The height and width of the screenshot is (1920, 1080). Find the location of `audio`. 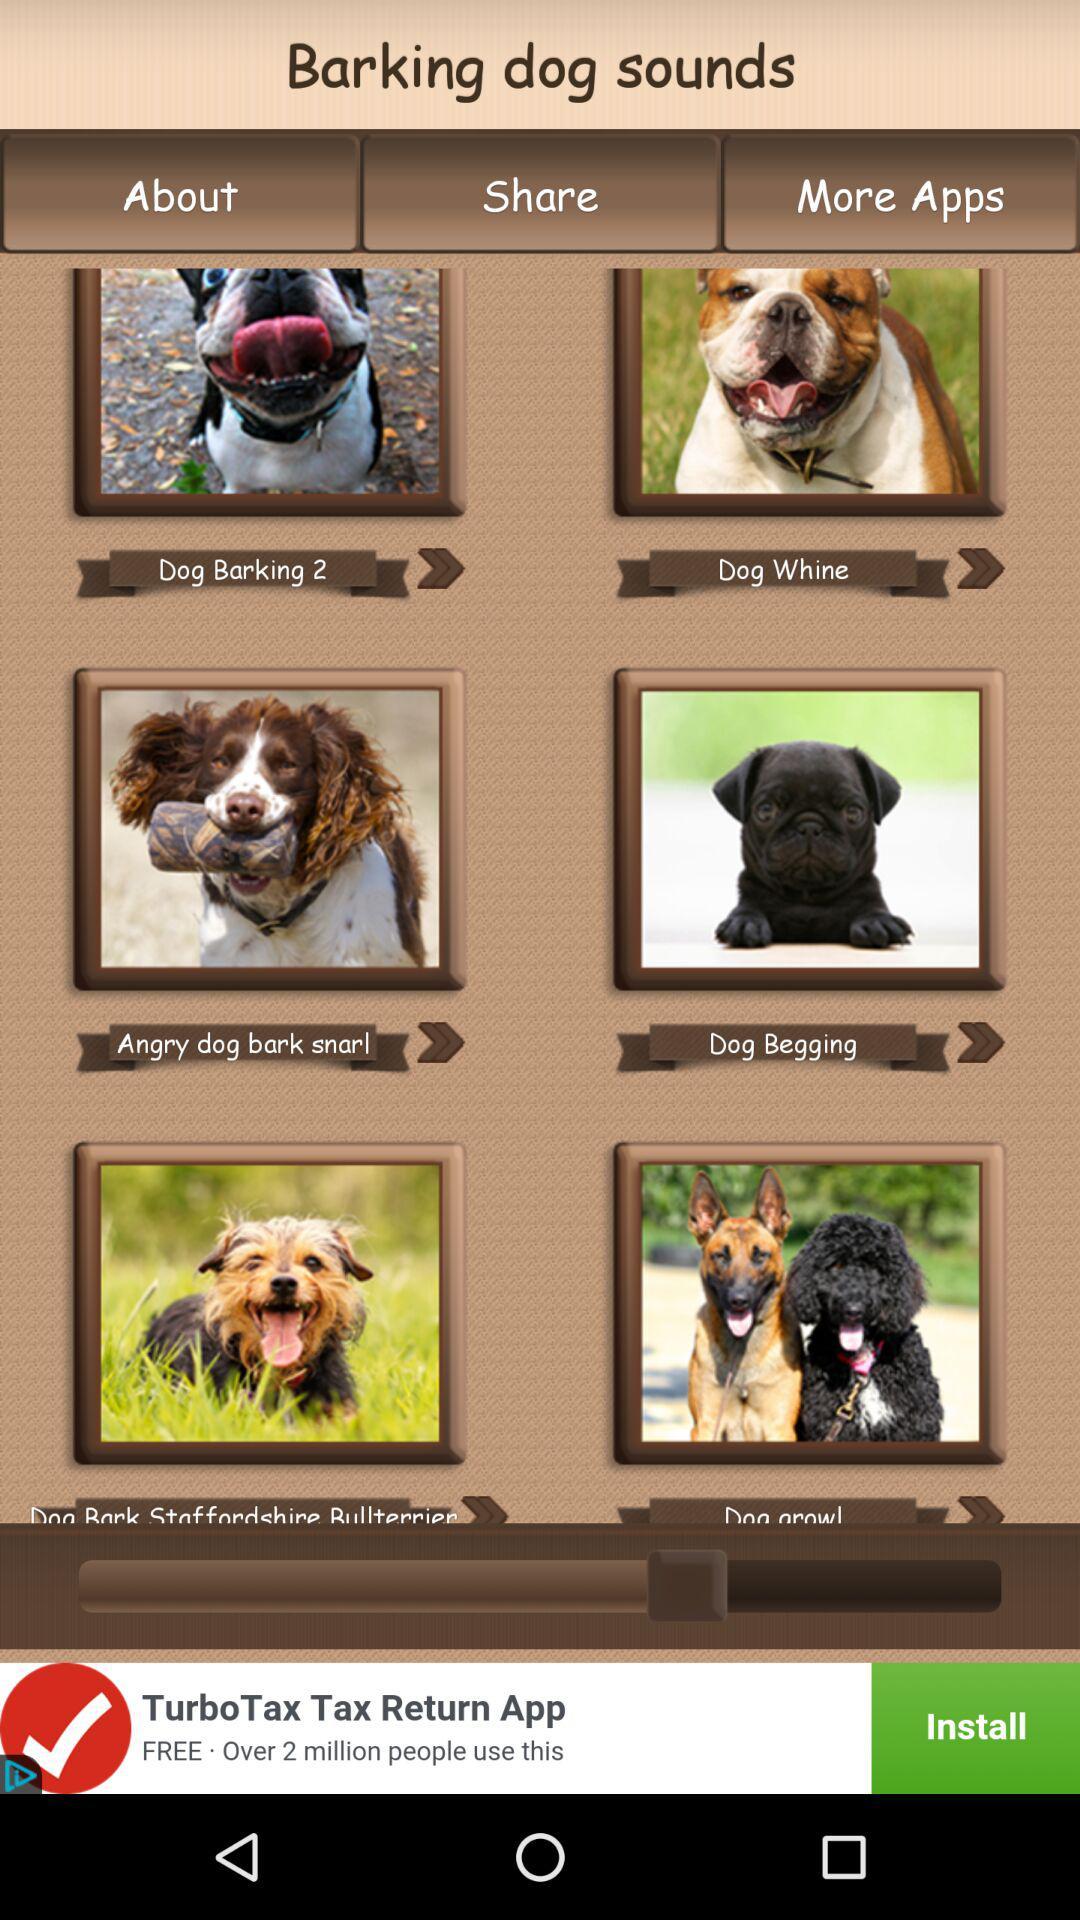

audio is located at coordinates (979, 1509).